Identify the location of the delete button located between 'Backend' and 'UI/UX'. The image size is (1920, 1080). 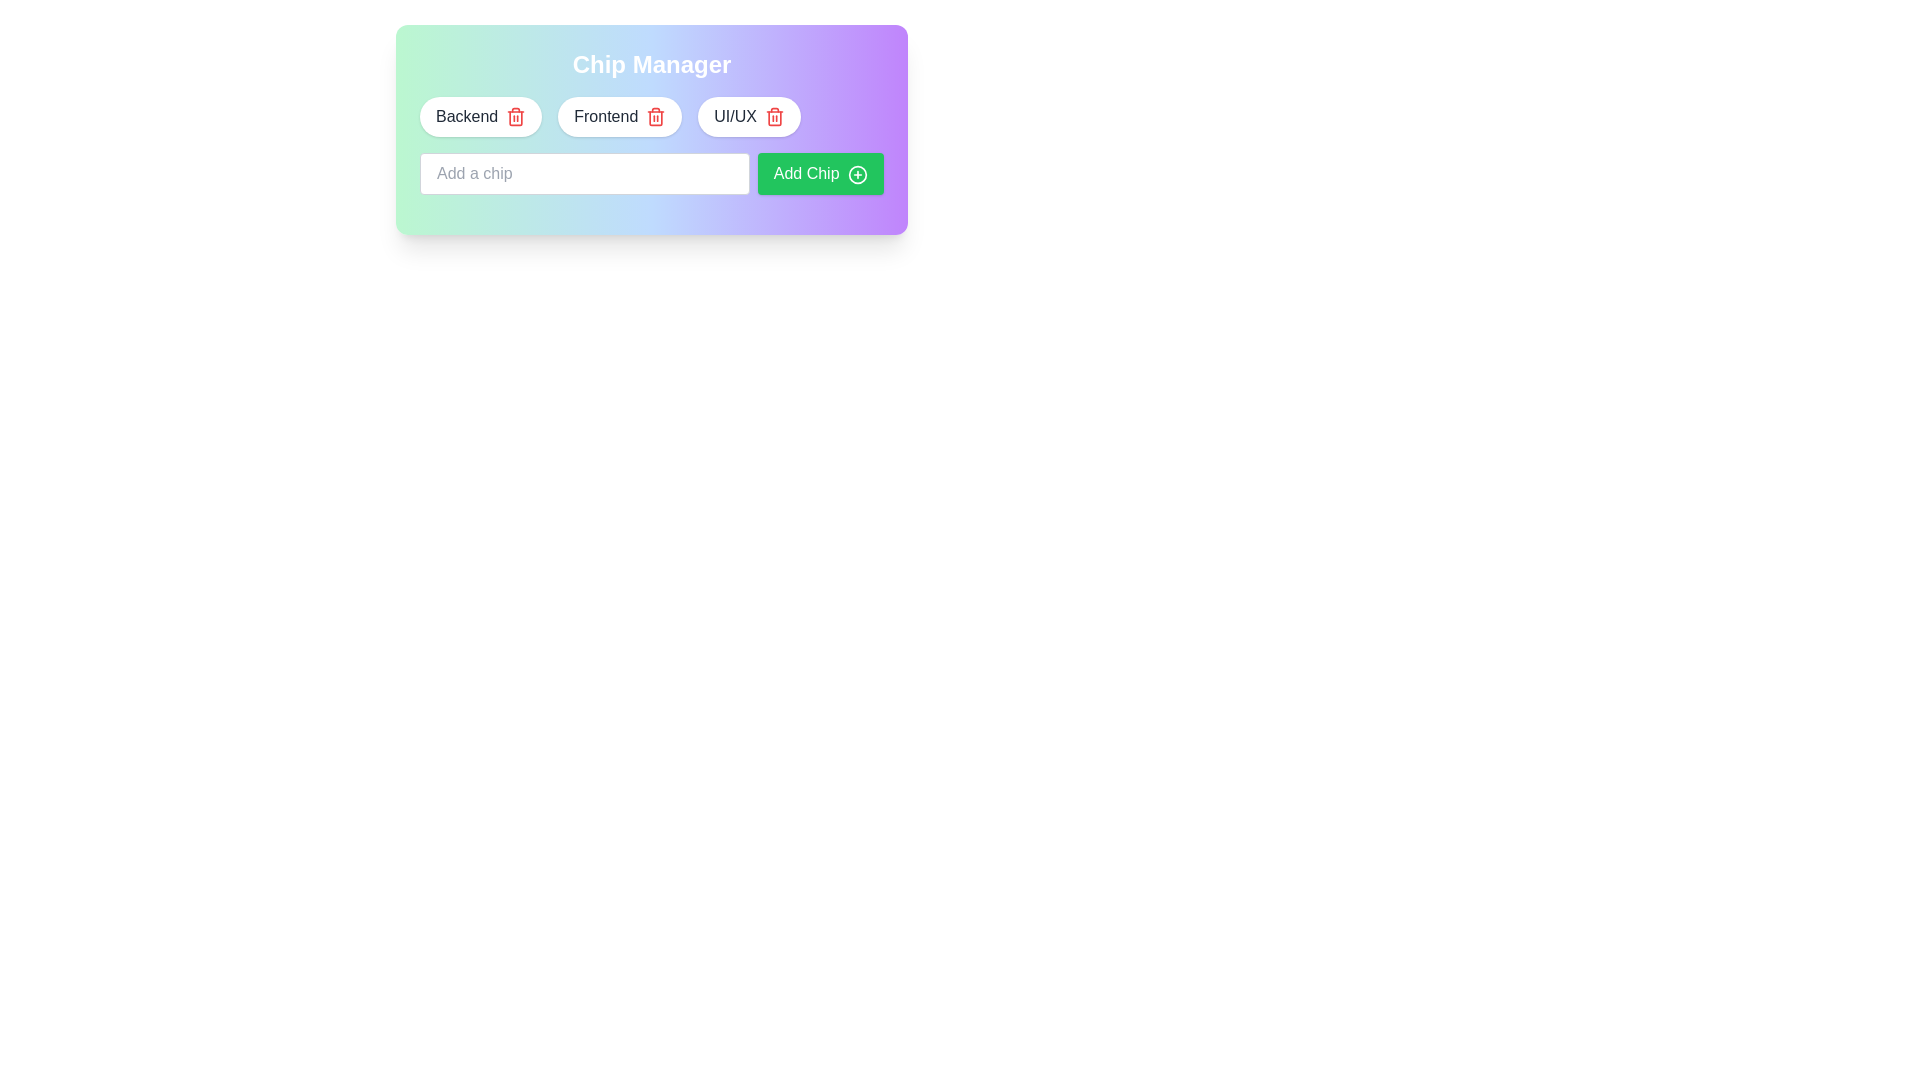
(652, 130).